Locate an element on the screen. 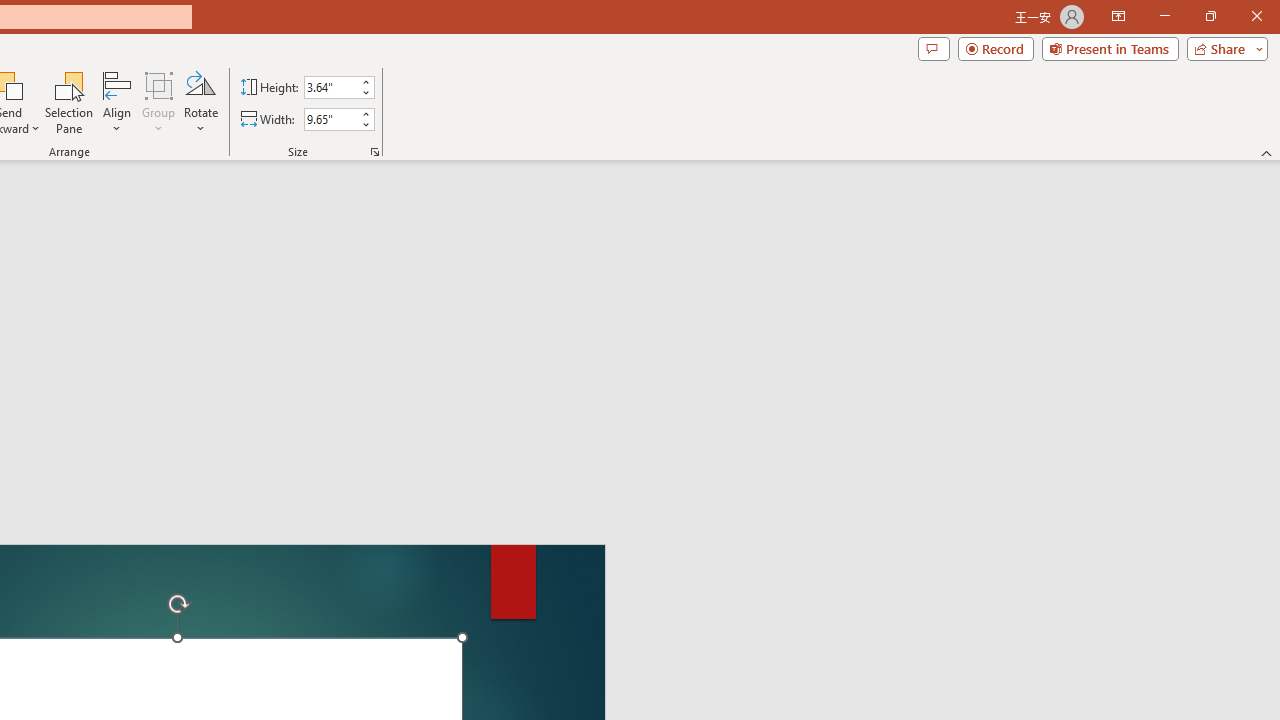 The width and height of the screenshot is (1280, 720). 'Shape Width' is located at coordinates (330, 119).